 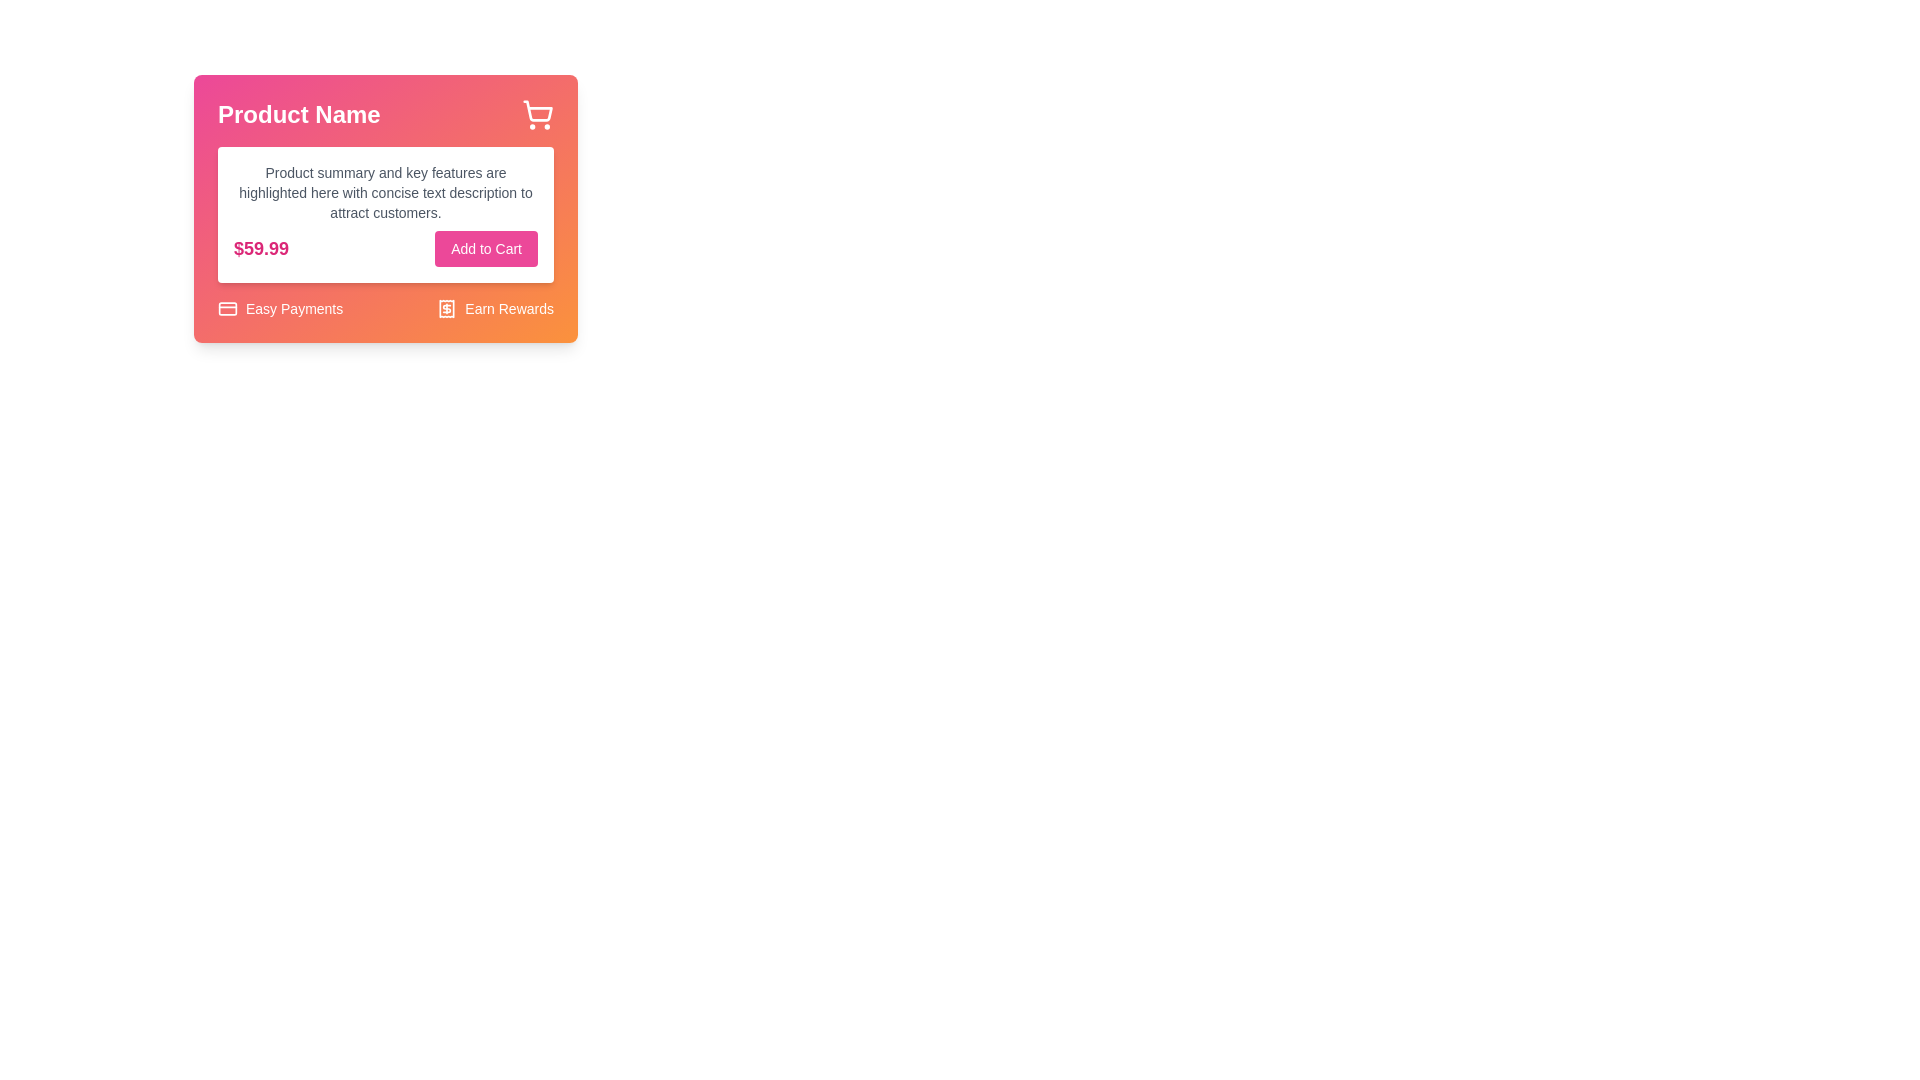 I want to click on the add to cart button located in the pricing section of the product card to observe its hover effects, so click(x=486, y=248).